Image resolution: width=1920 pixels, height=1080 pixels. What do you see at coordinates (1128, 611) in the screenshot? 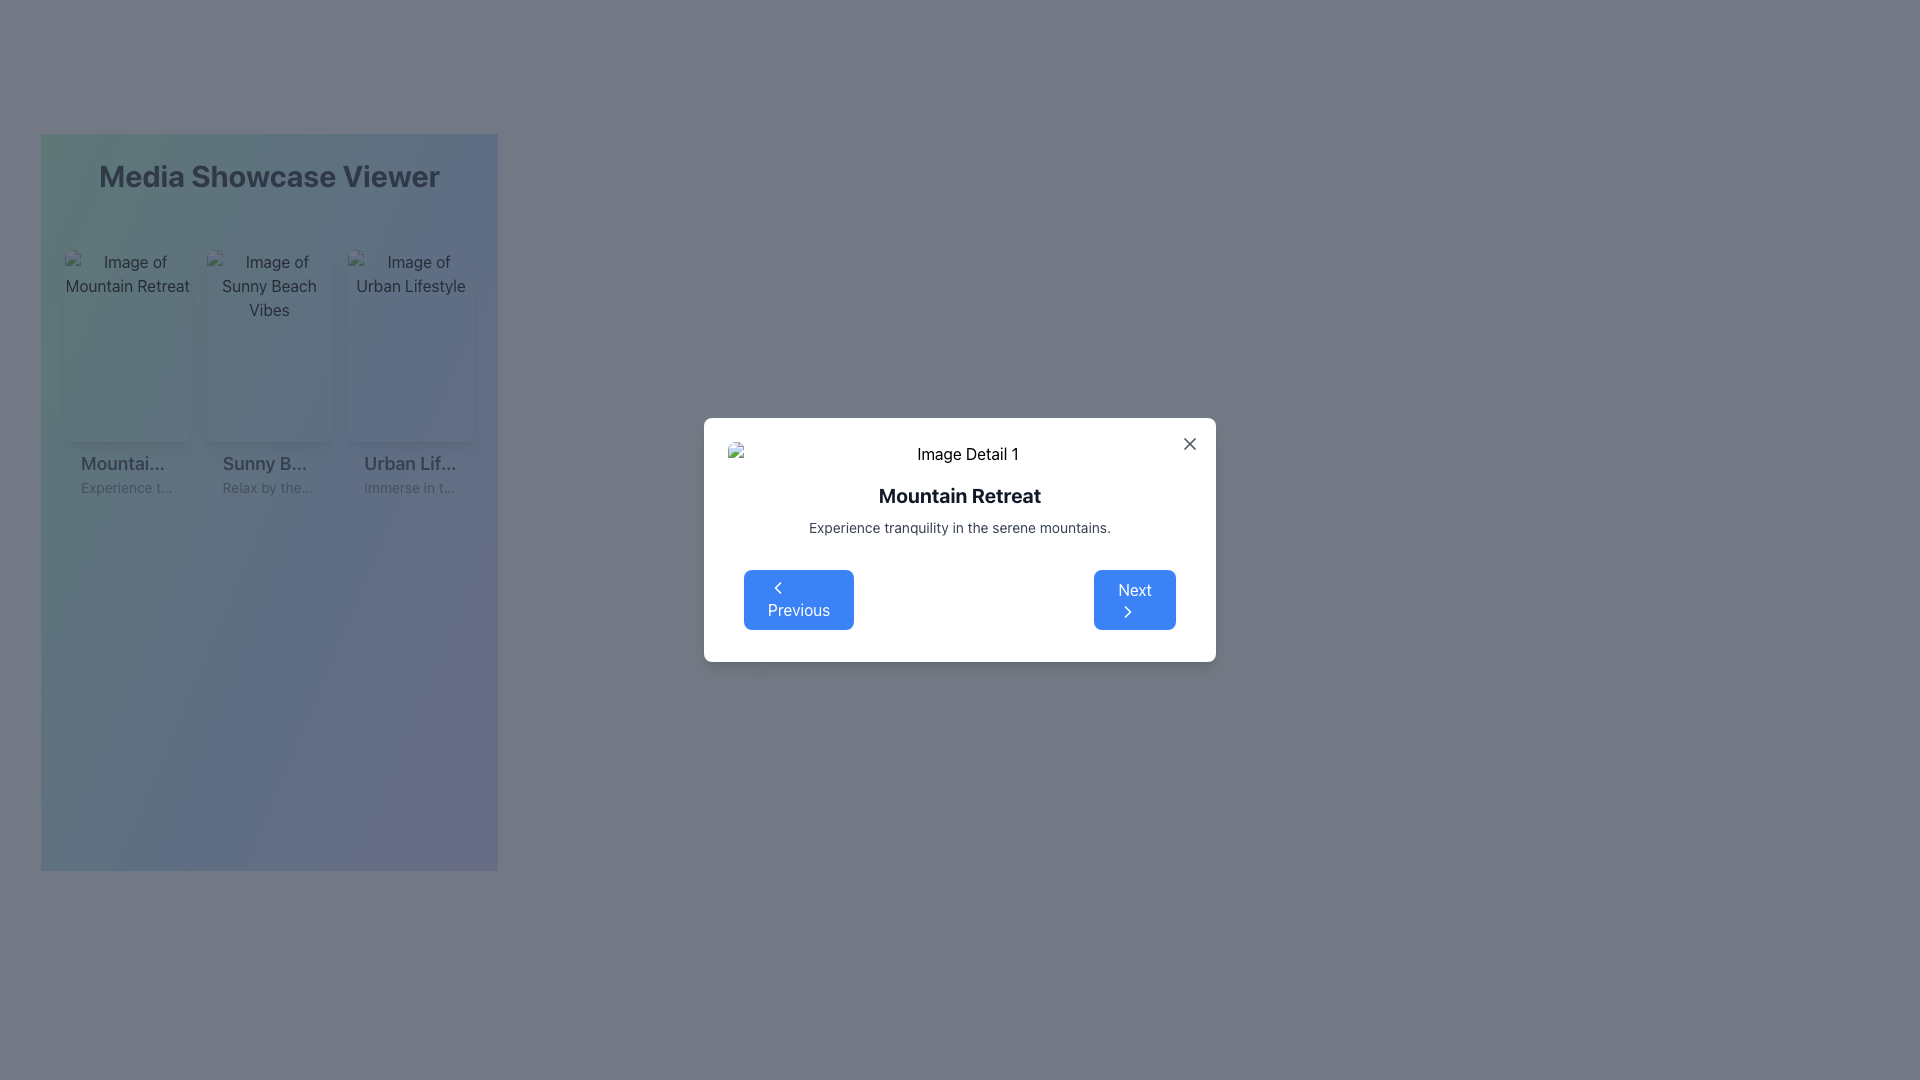
I see `the vector graphic icon (SVG) representing the action of proceeding or navigating to the next item, located within the 'Next' button at the bottom-right corner of the modal dialog` at bounding box center [1128, 611].